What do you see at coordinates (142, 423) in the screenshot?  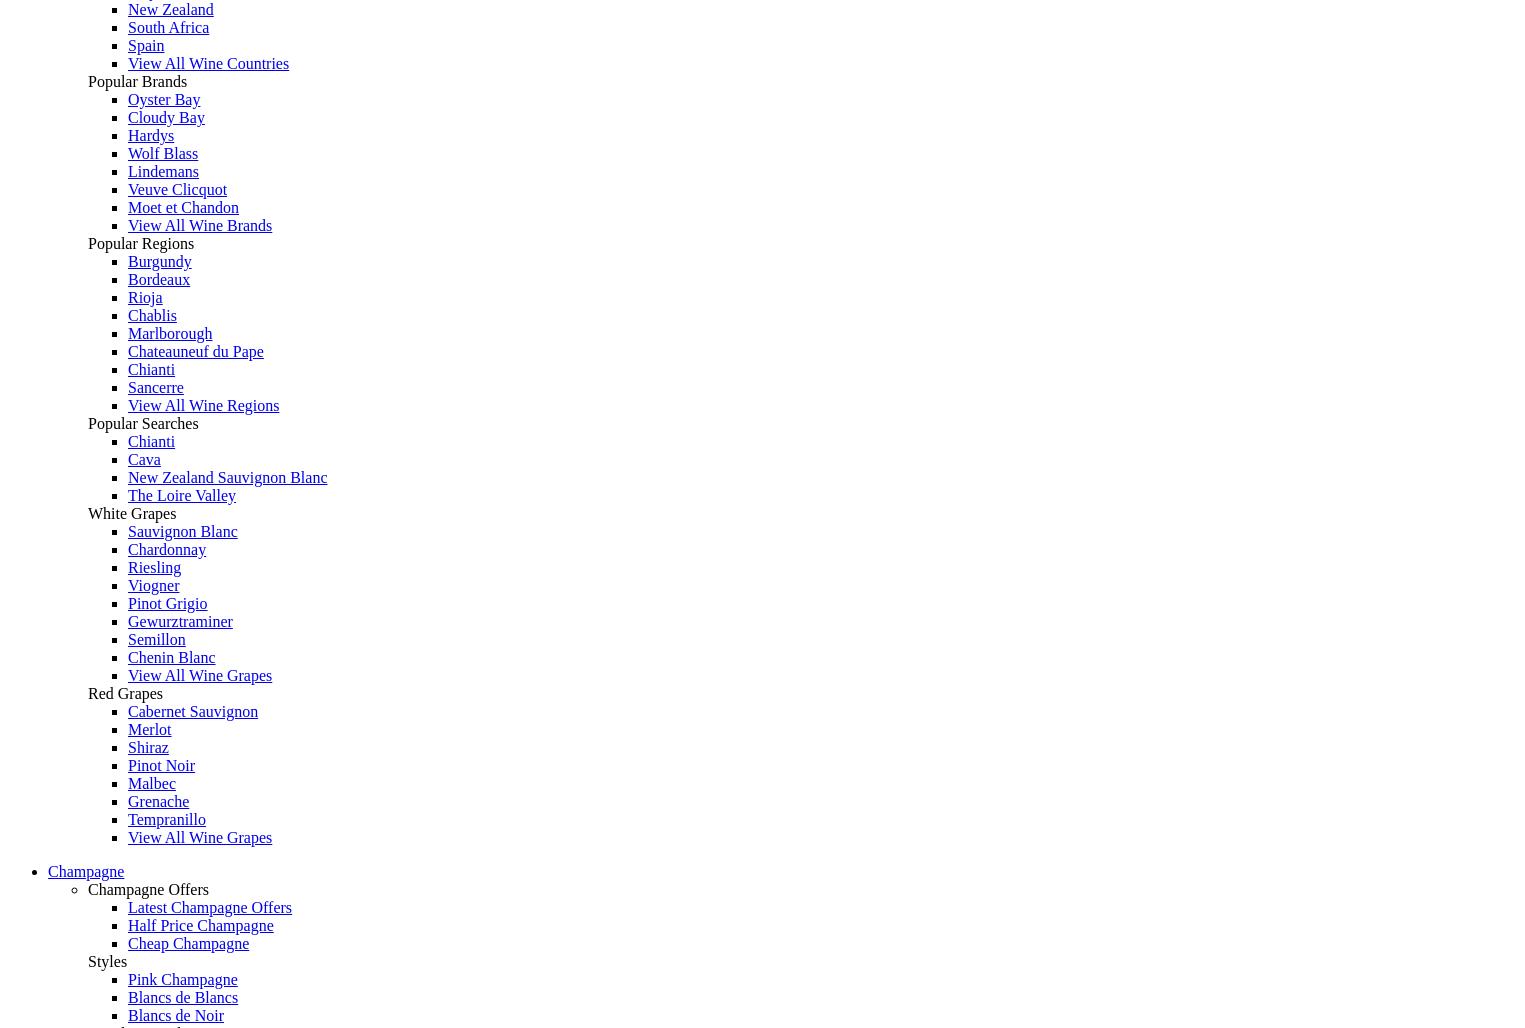 I see `'Popular Searches'` at bounding box center [142, 423].